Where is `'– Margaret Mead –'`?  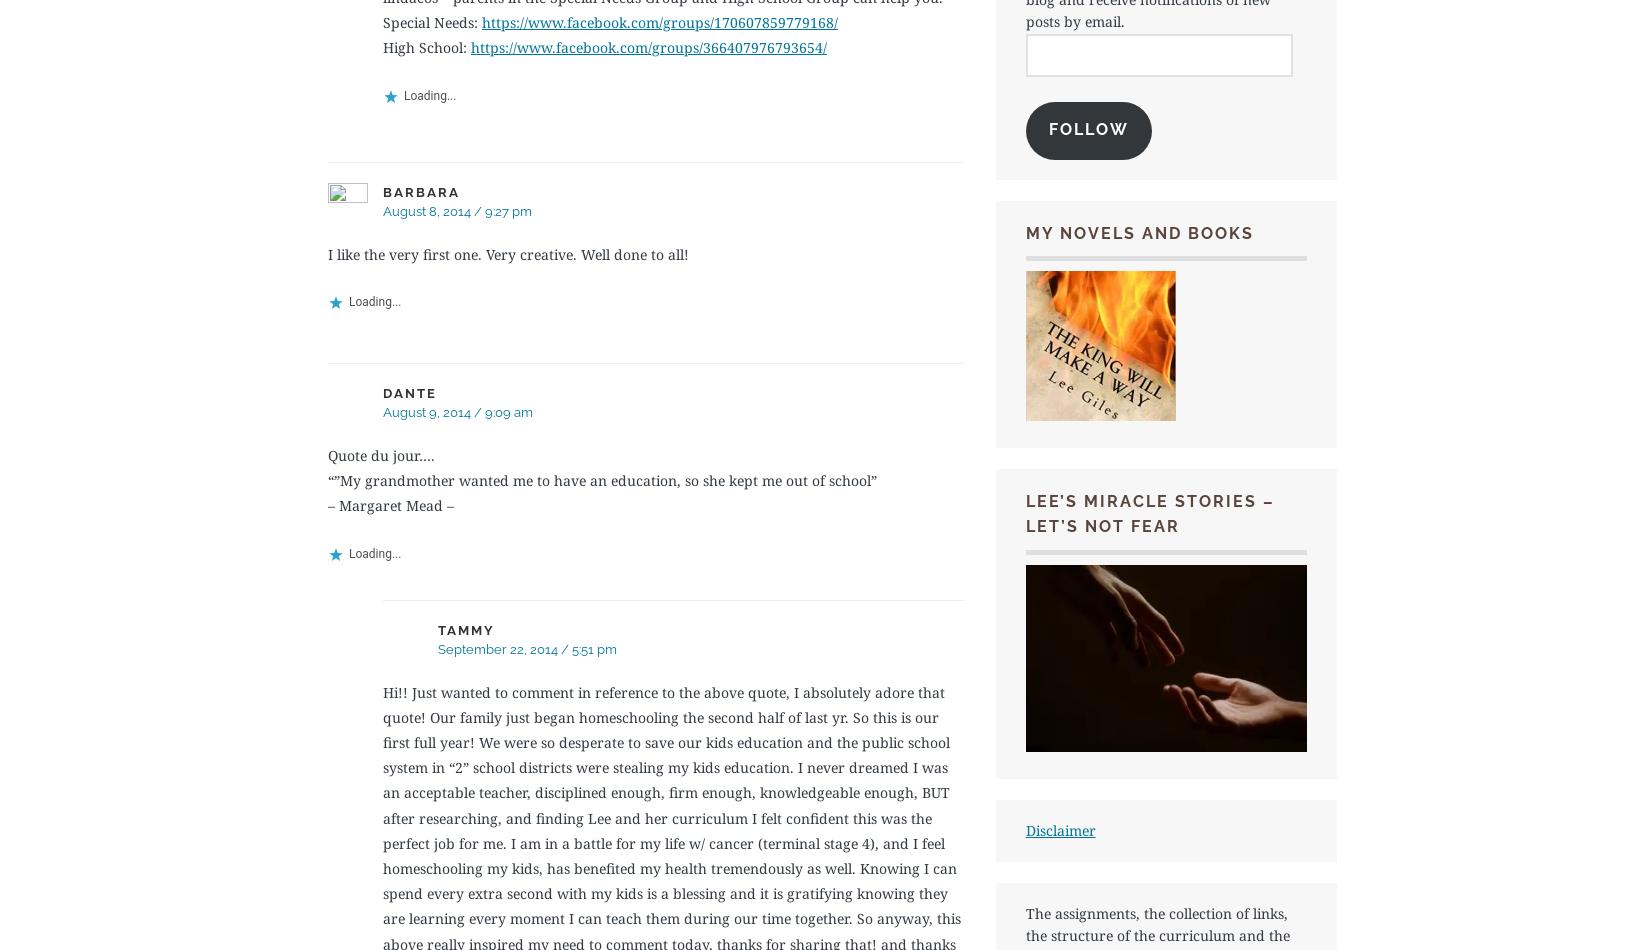
'– Margaret Mead –' is located at coordinates (391, 505).